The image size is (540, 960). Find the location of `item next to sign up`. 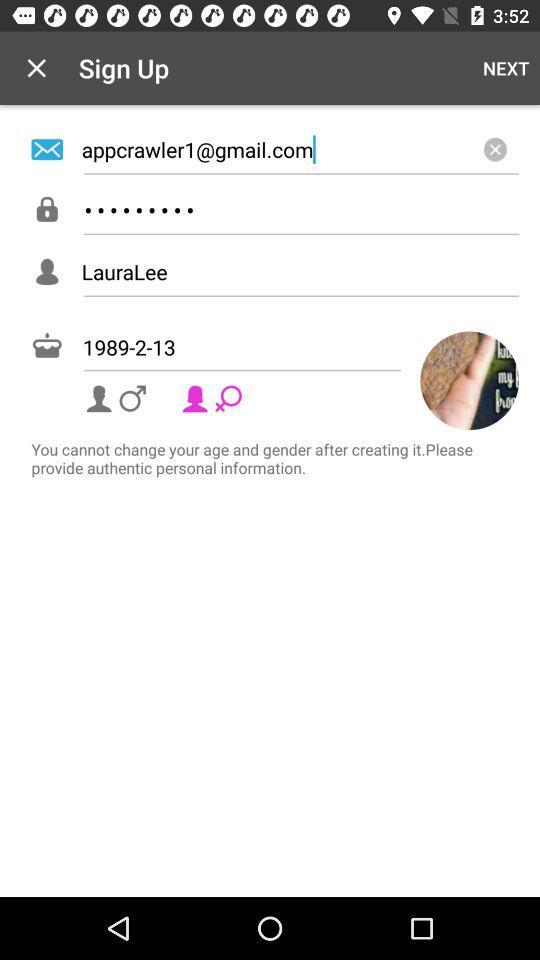

item next to sign up is located at coordinates (505, 68).